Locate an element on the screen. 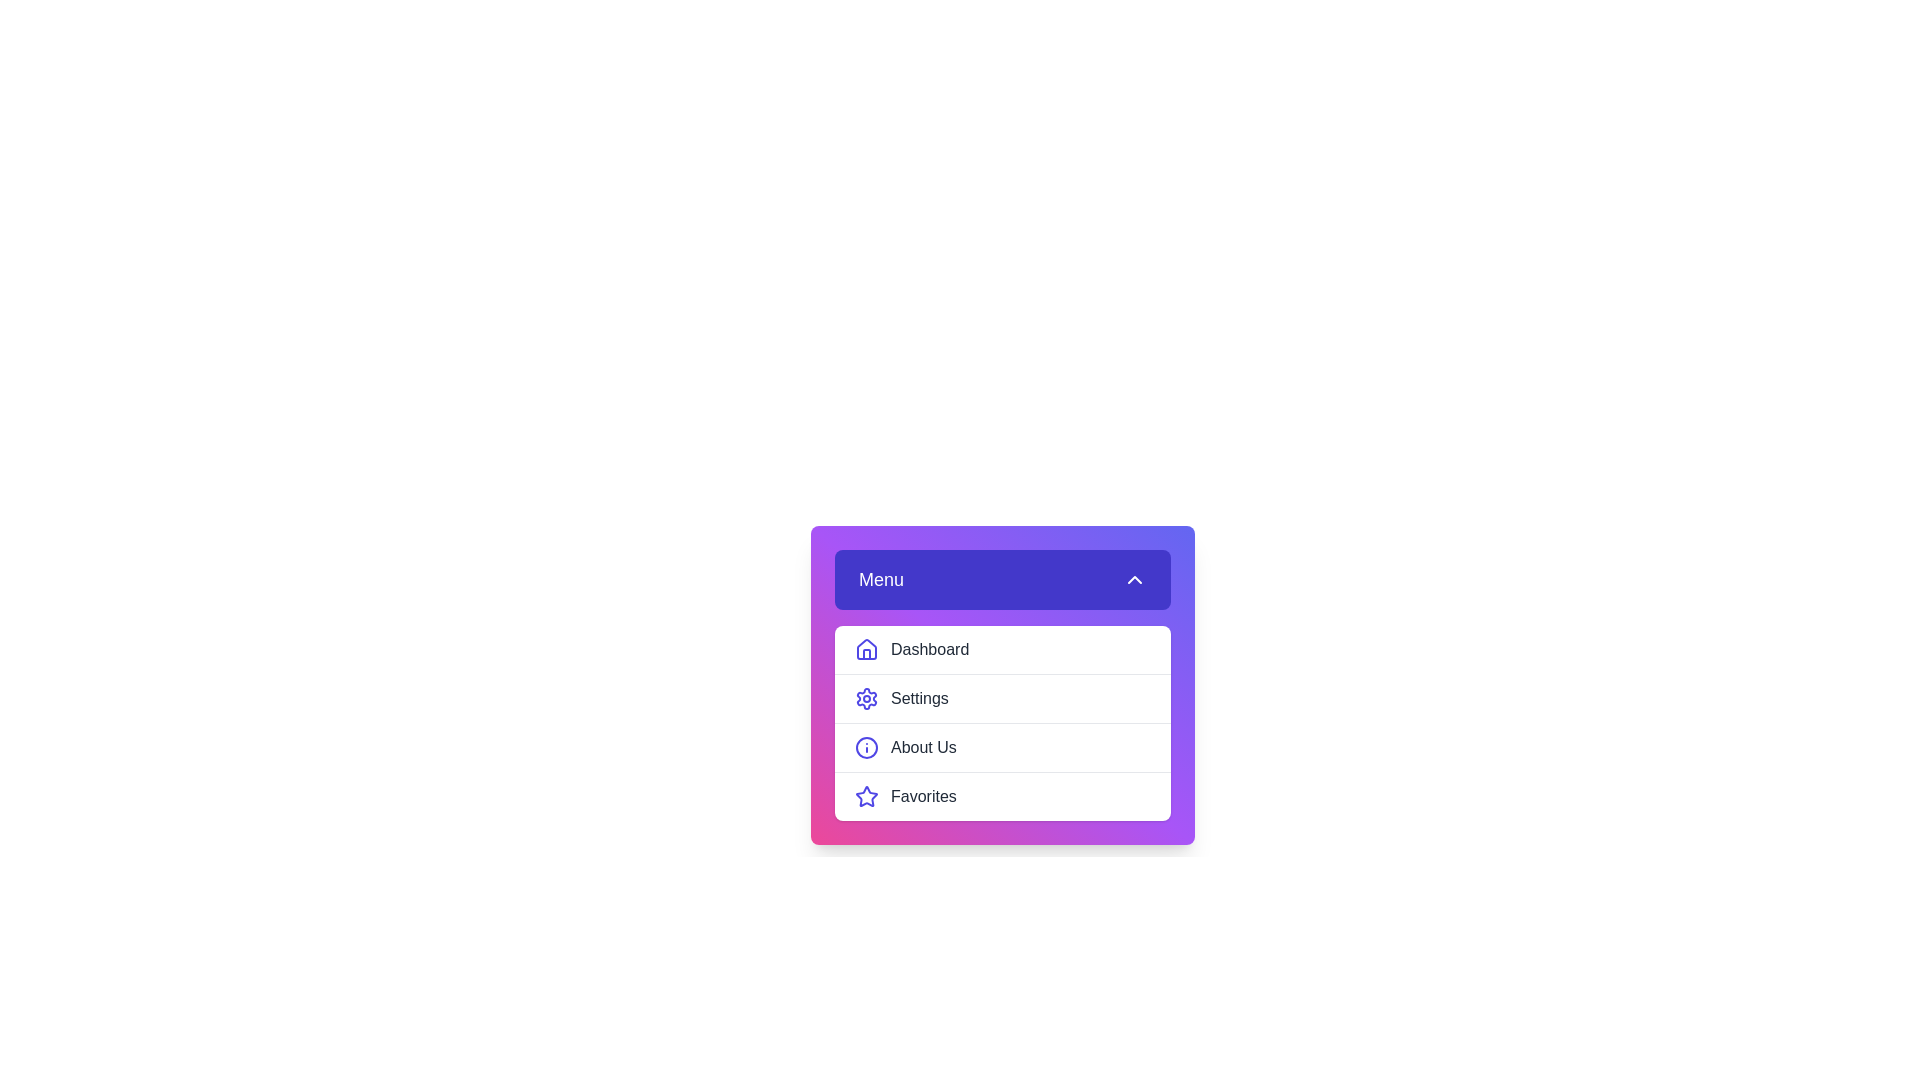  the menu item Favorites from the menu is located at coordinates (1003, 795).